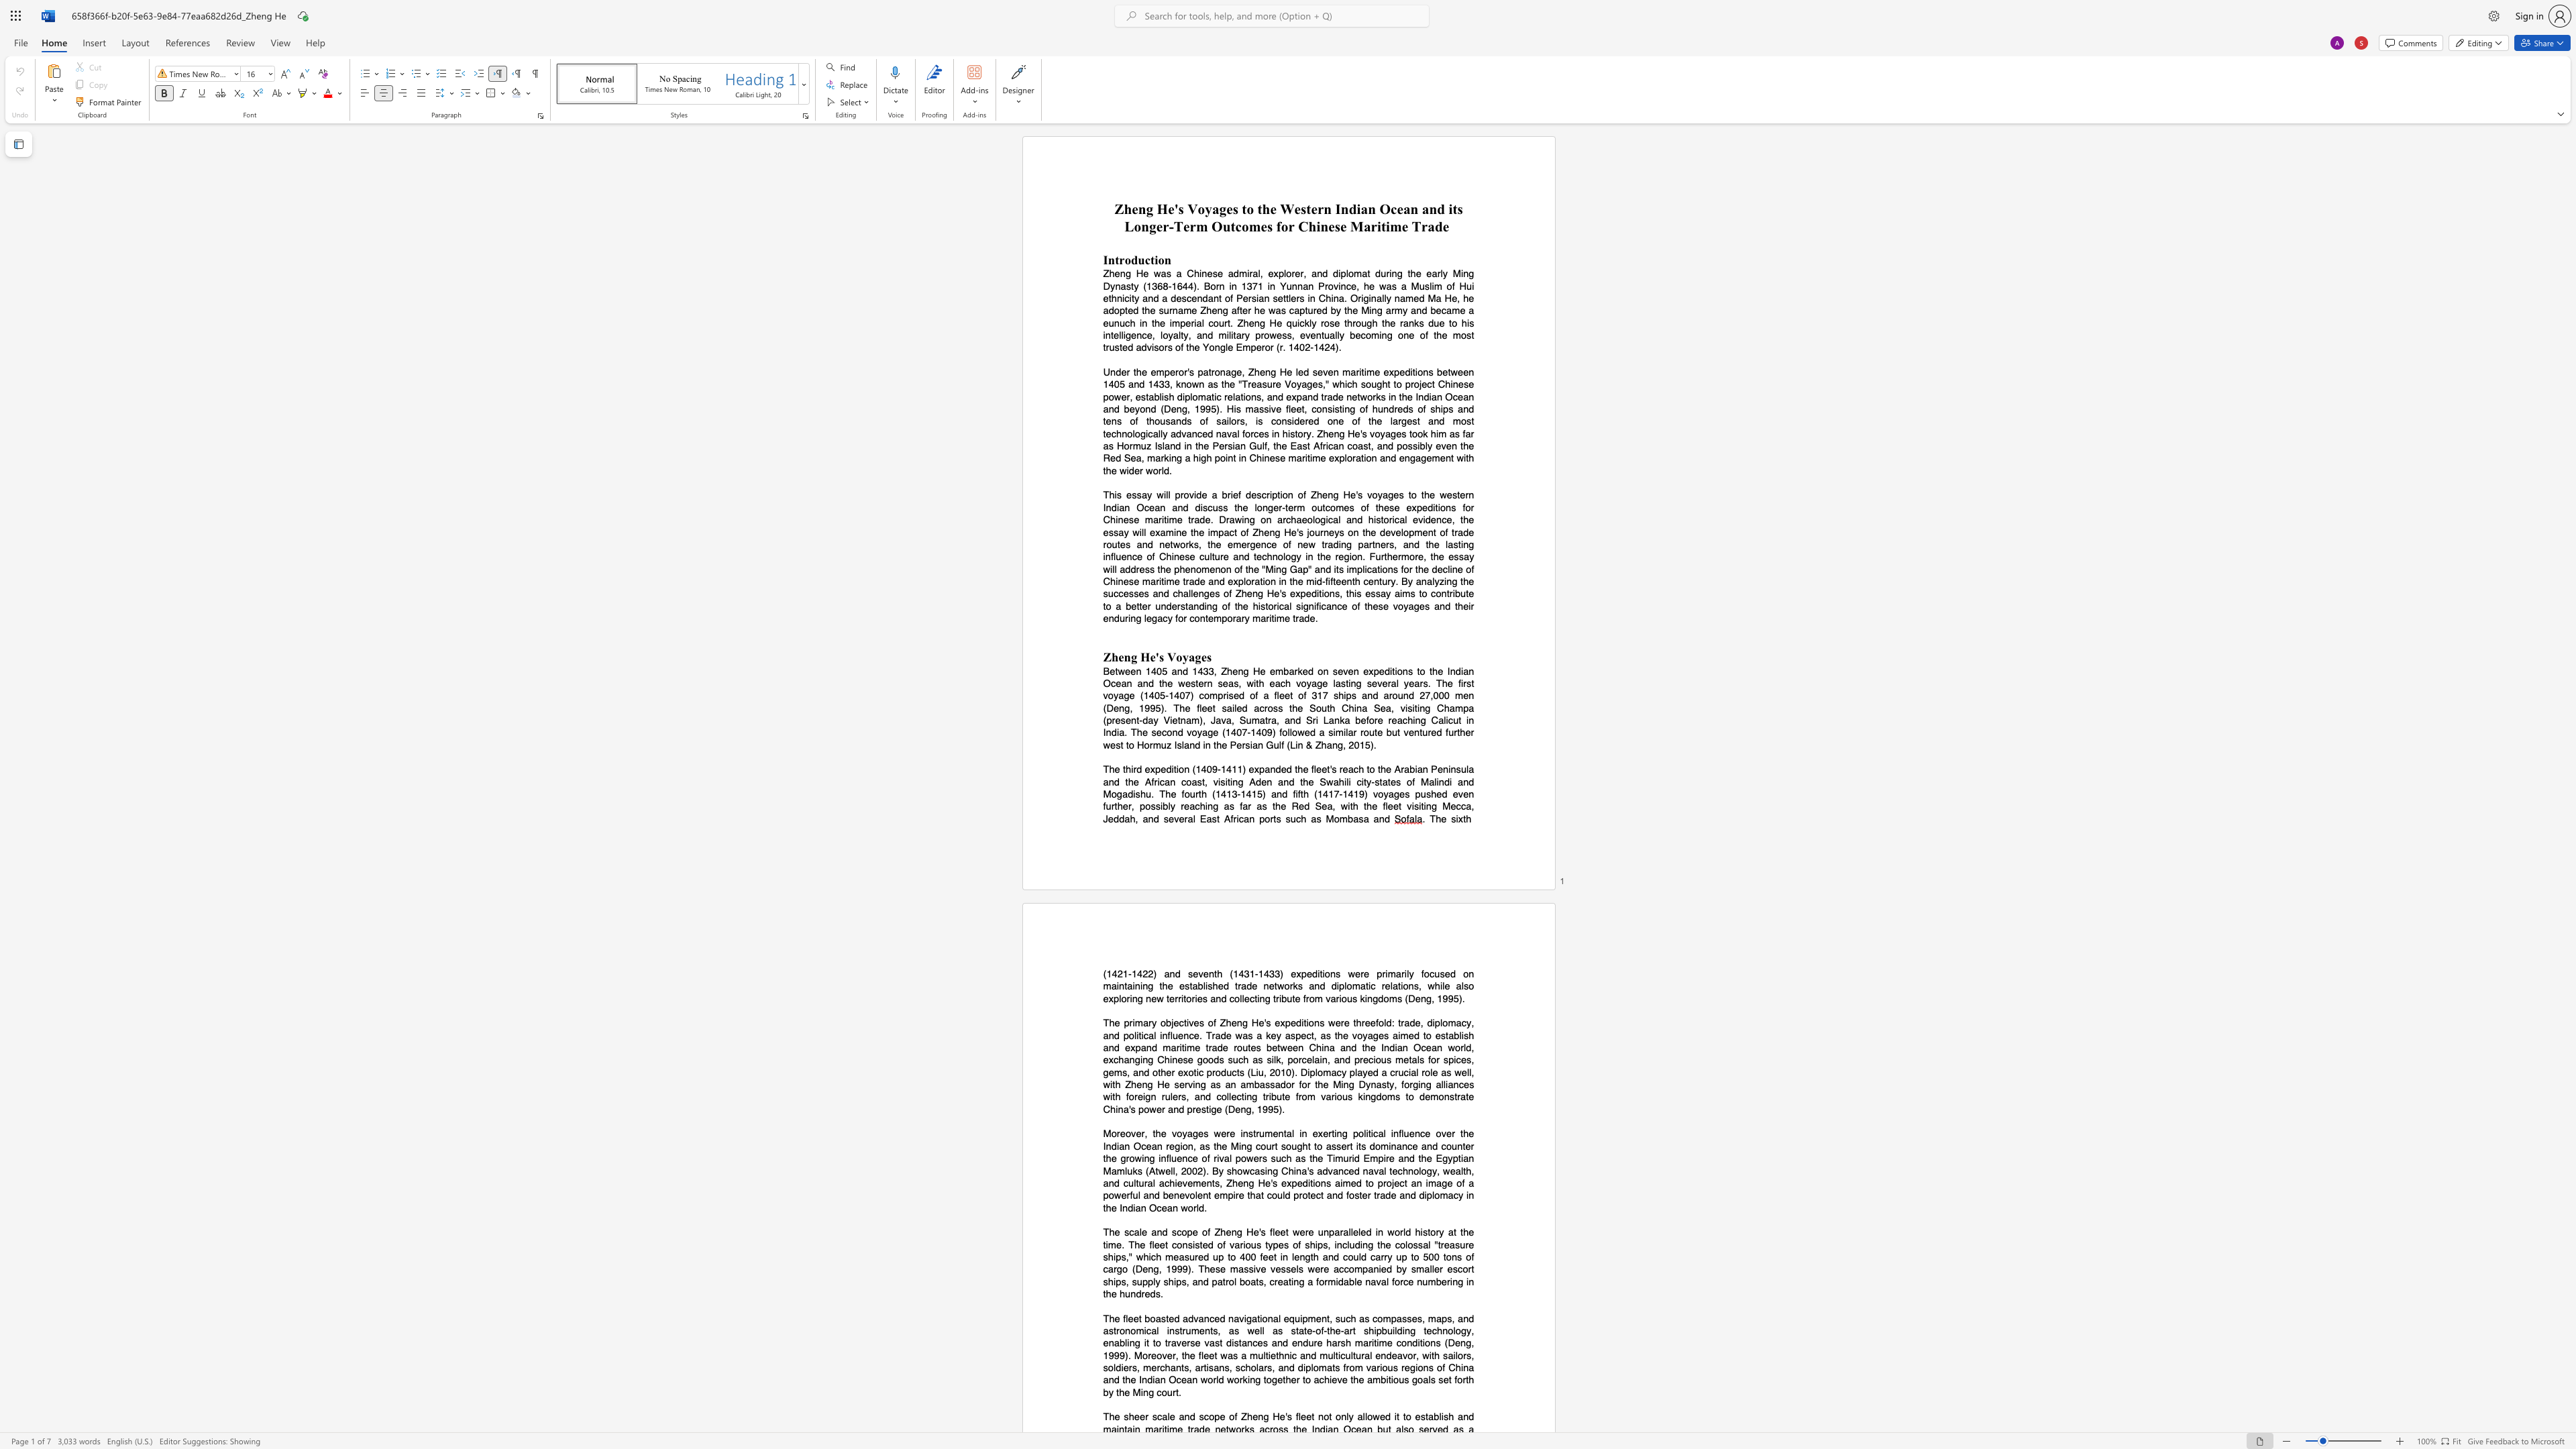 Image resolution: width=2576 pixels, height=1449 pixels. What do you see at coordinates (1188, 1317) in the screenshot?
I see `the subset text "dvanced navigational equipment, such as compasses, maps, and astronomical in" within the text "The fleet boasted advanced navigational equipment, such as compasses, maps, and astronomical instruments, as well as"` at bounding box center [1188, 1317].